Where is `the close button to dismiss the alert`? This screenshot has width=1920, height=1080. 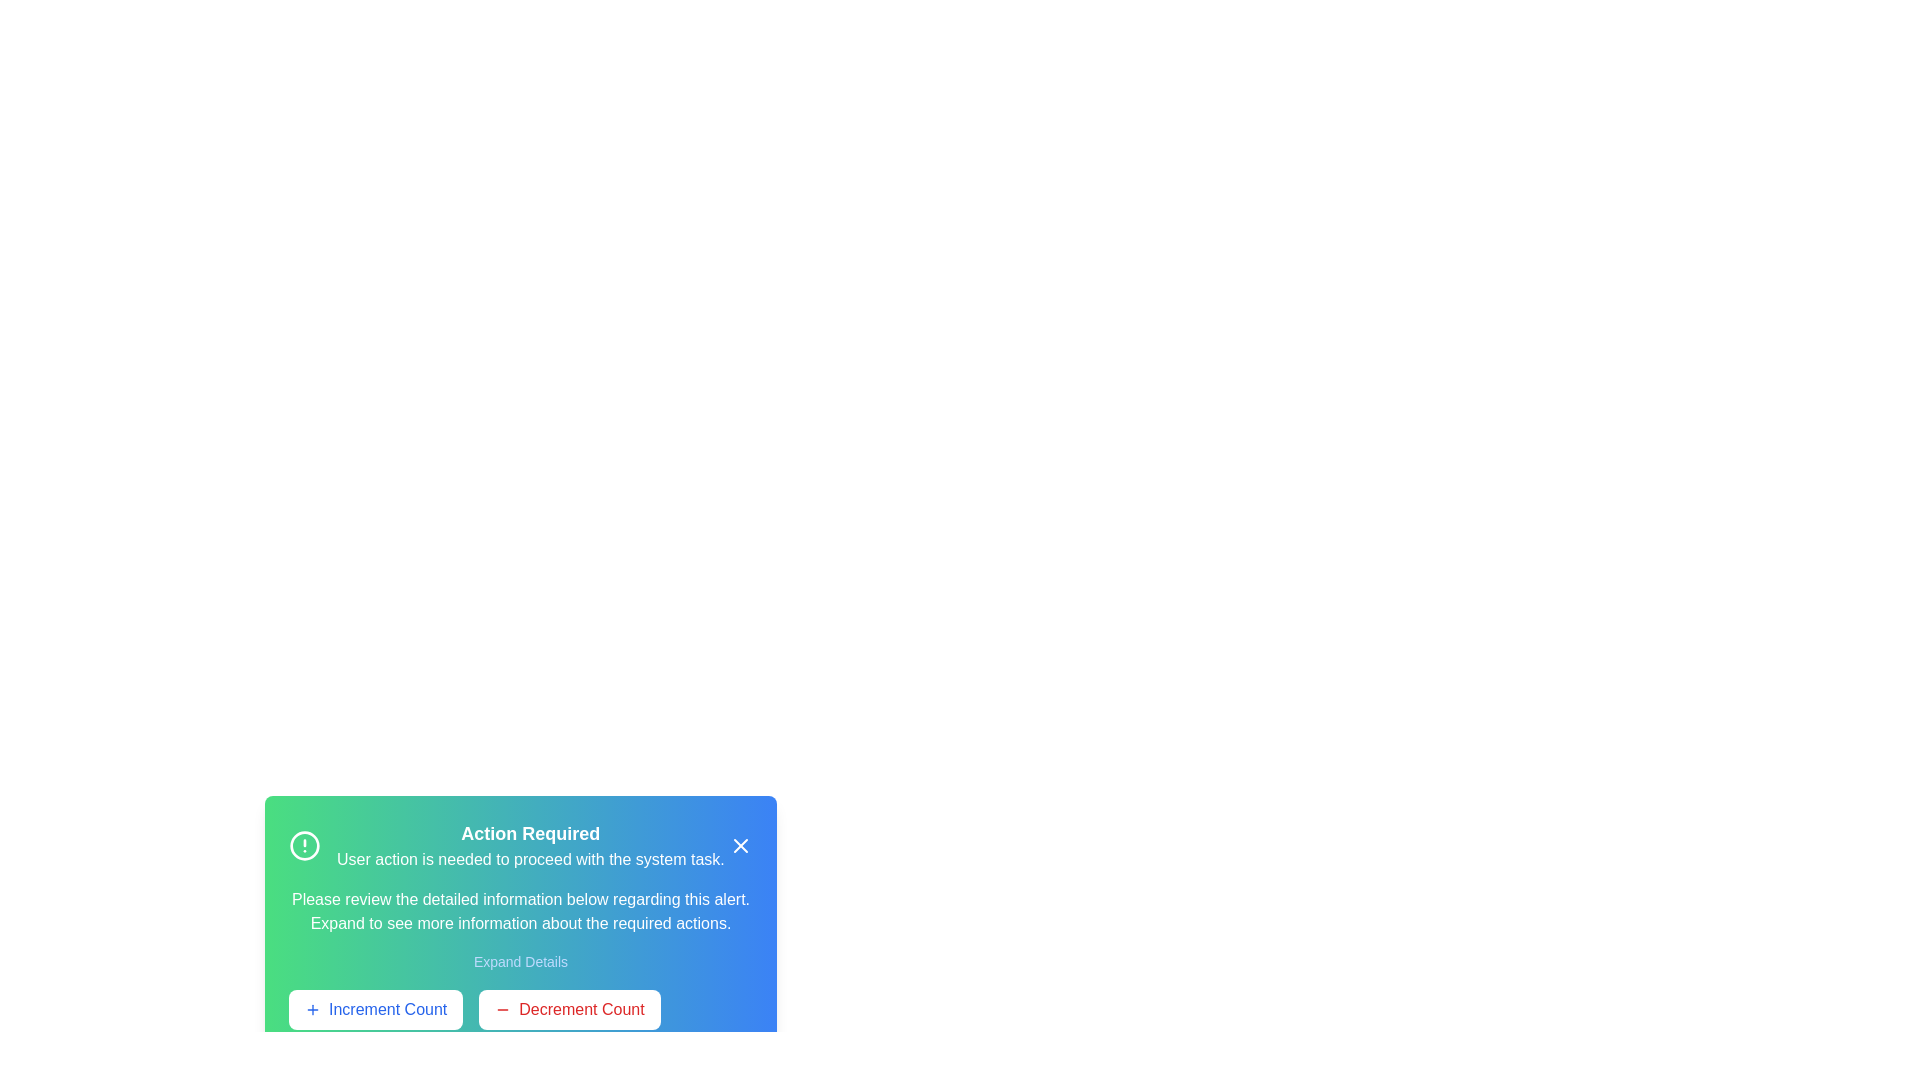
the close button to dismiss the alert is located at coordinates (739, 845).